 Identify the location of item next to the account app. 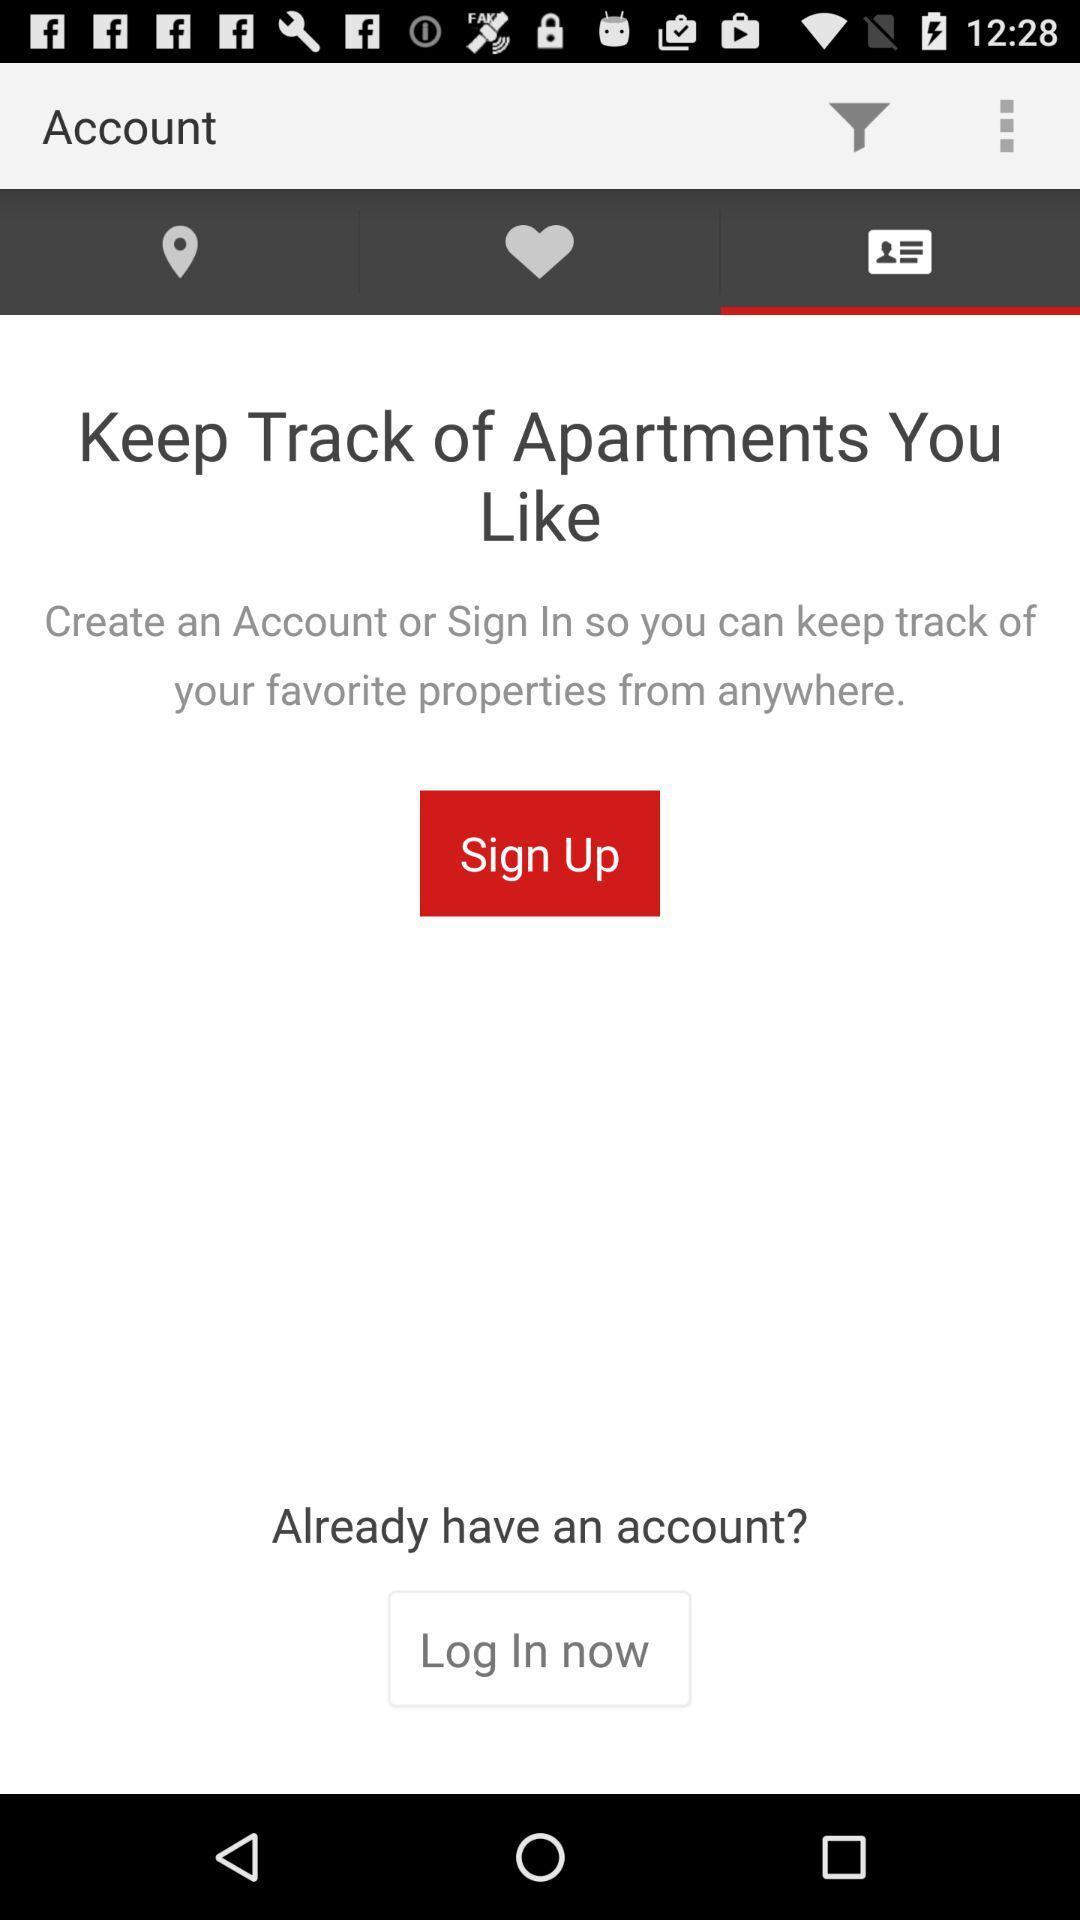
(858, 124).